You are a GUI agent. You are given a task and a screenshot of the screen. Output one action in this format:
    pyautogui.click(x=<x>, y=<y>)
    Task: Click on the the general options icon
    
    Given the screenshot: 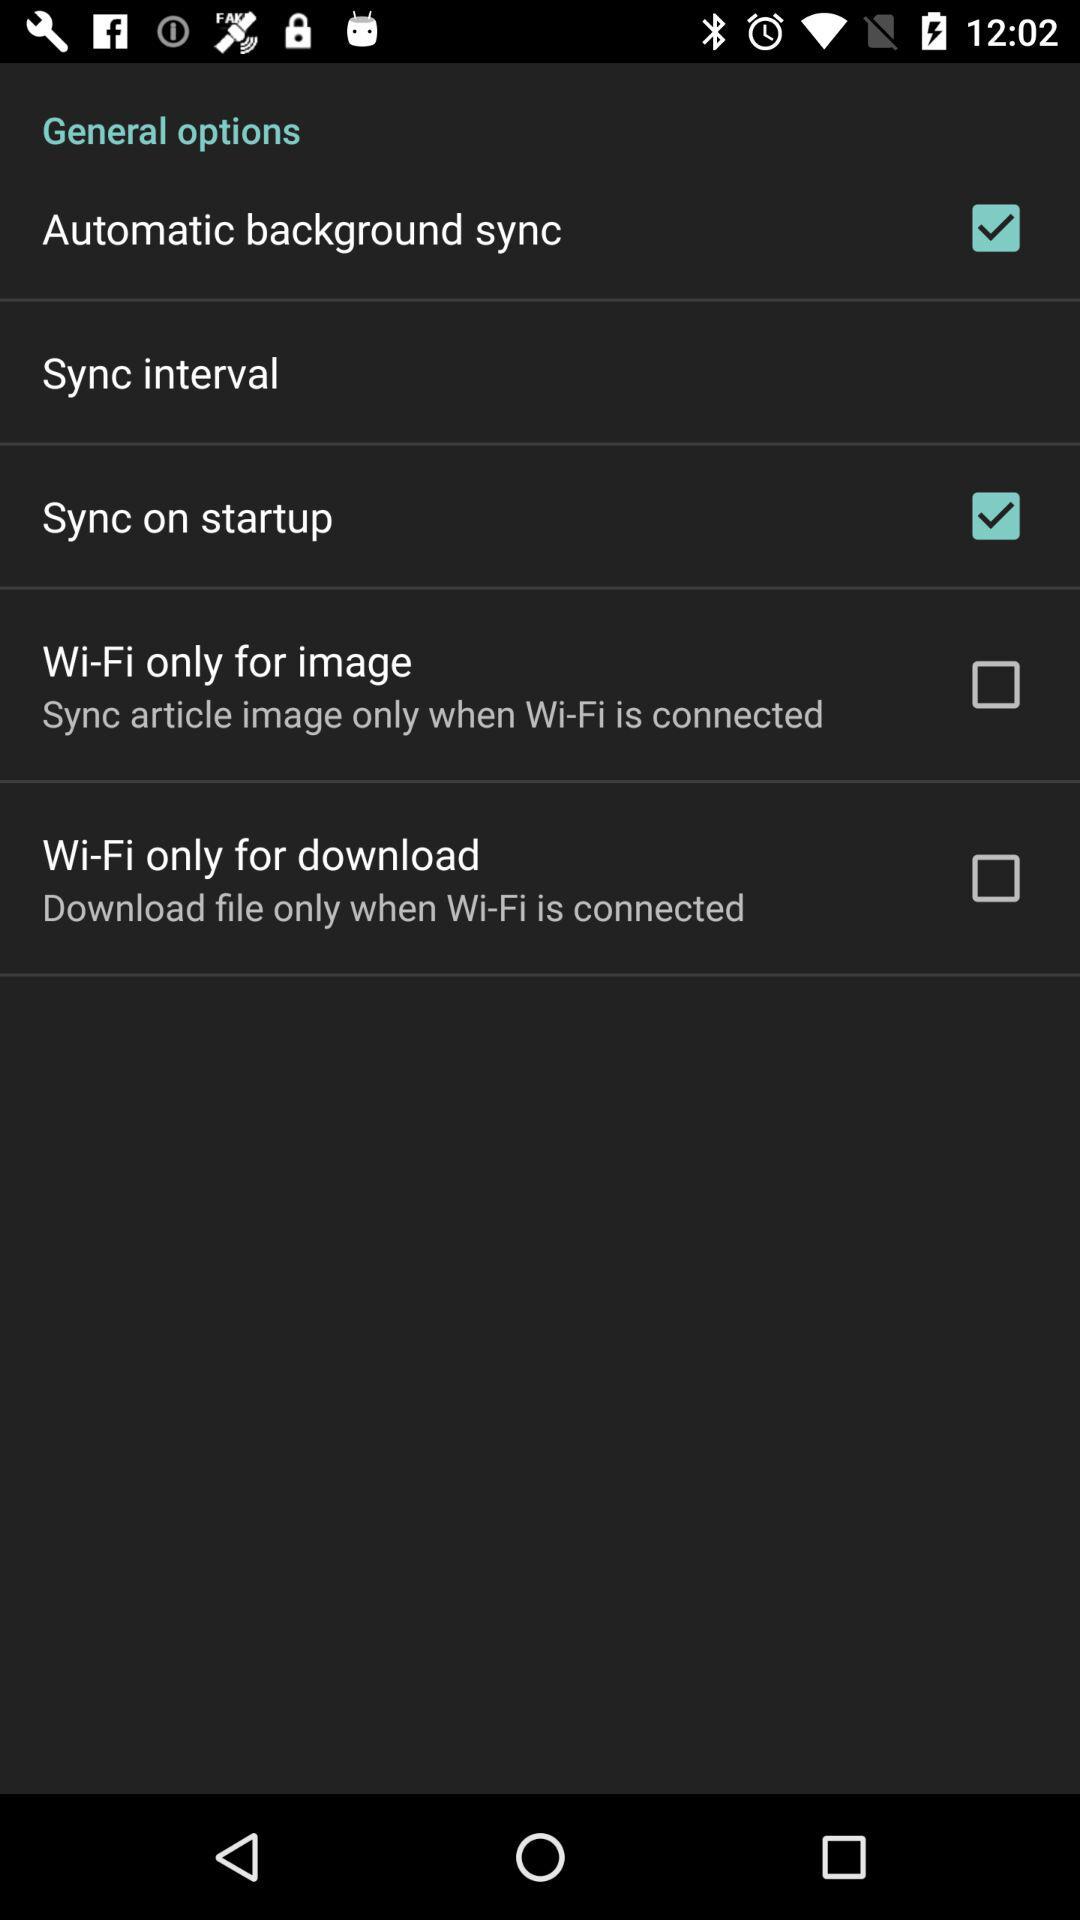 What is the action you would take?
    pyautogui.click(x=540, y=107)
    